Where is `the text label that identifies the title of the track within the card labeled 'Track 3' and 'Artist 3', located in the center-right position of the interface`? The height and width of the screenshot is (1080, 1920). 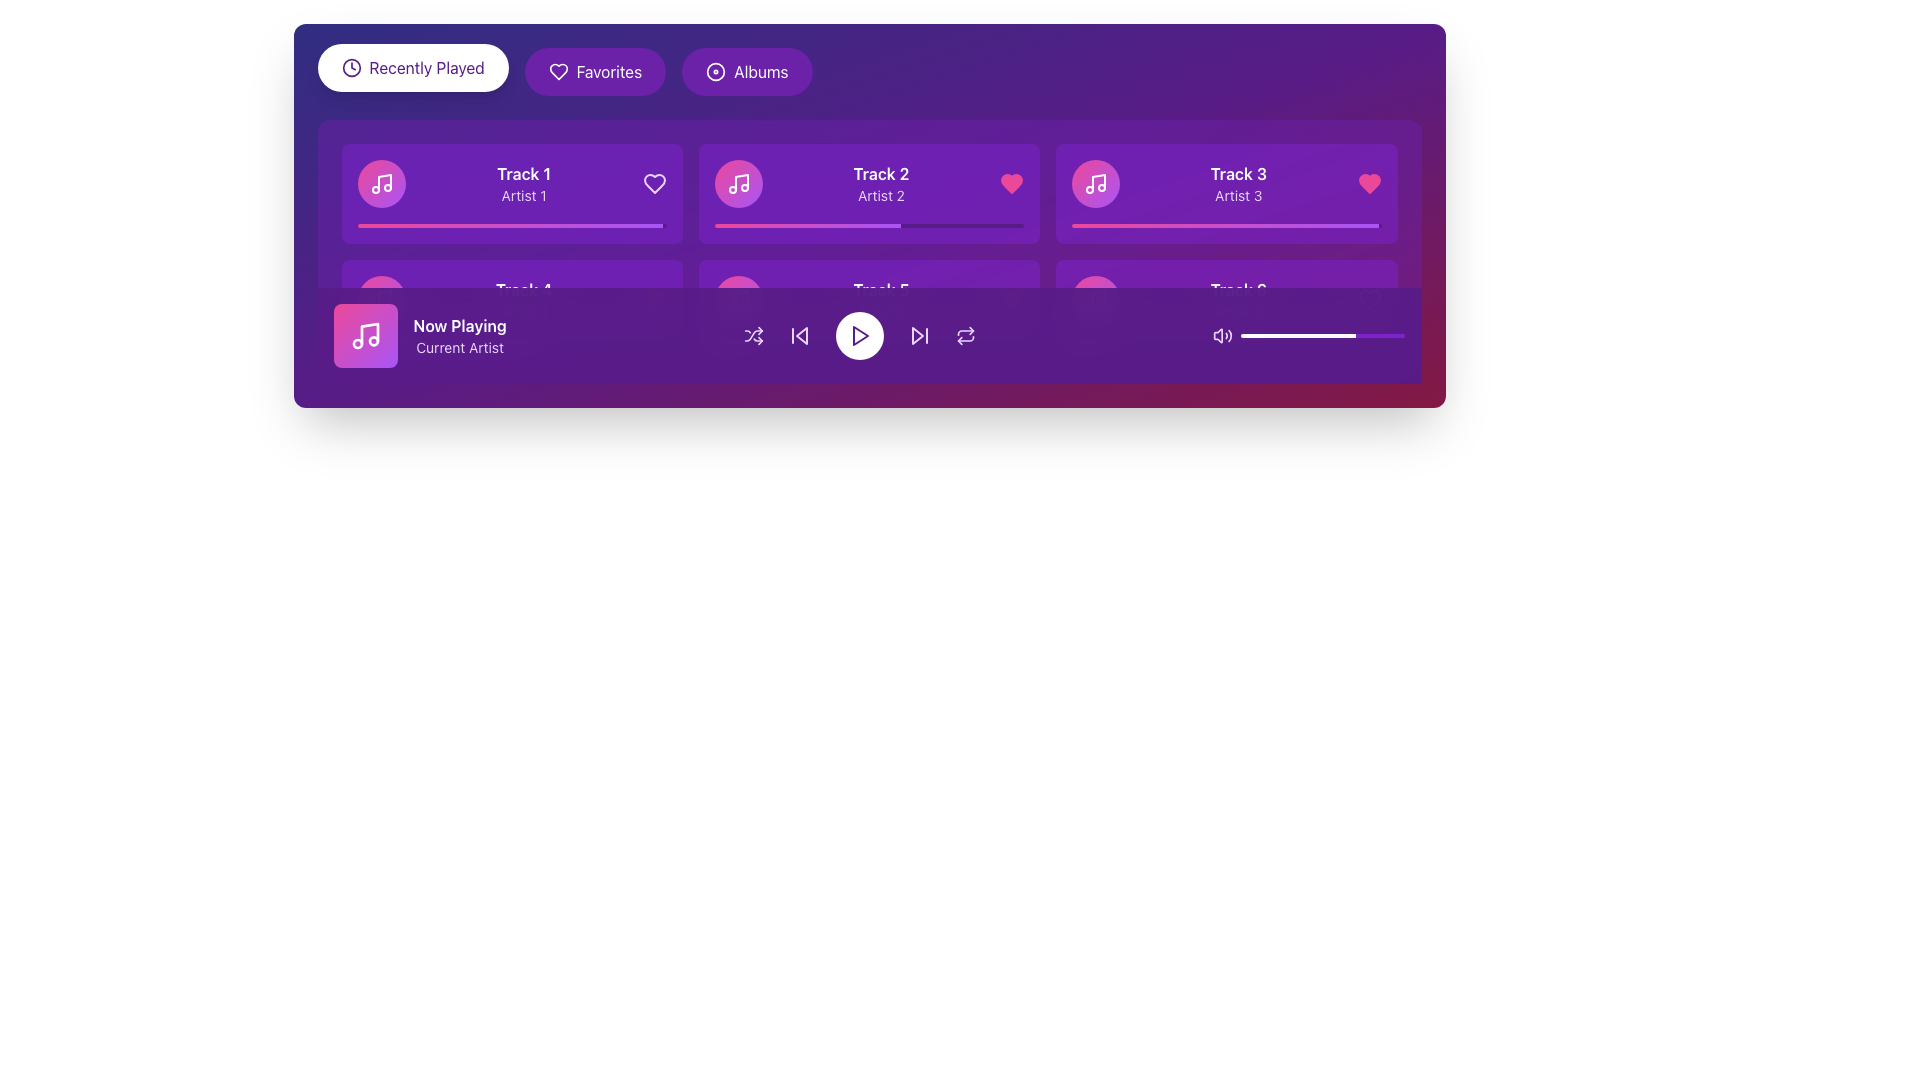
the text label that identifies the title of the track within the card labeled 'Track 3' and 'Artist 3', located in the center-right position of the interface is located at coordinates (1237, 172).